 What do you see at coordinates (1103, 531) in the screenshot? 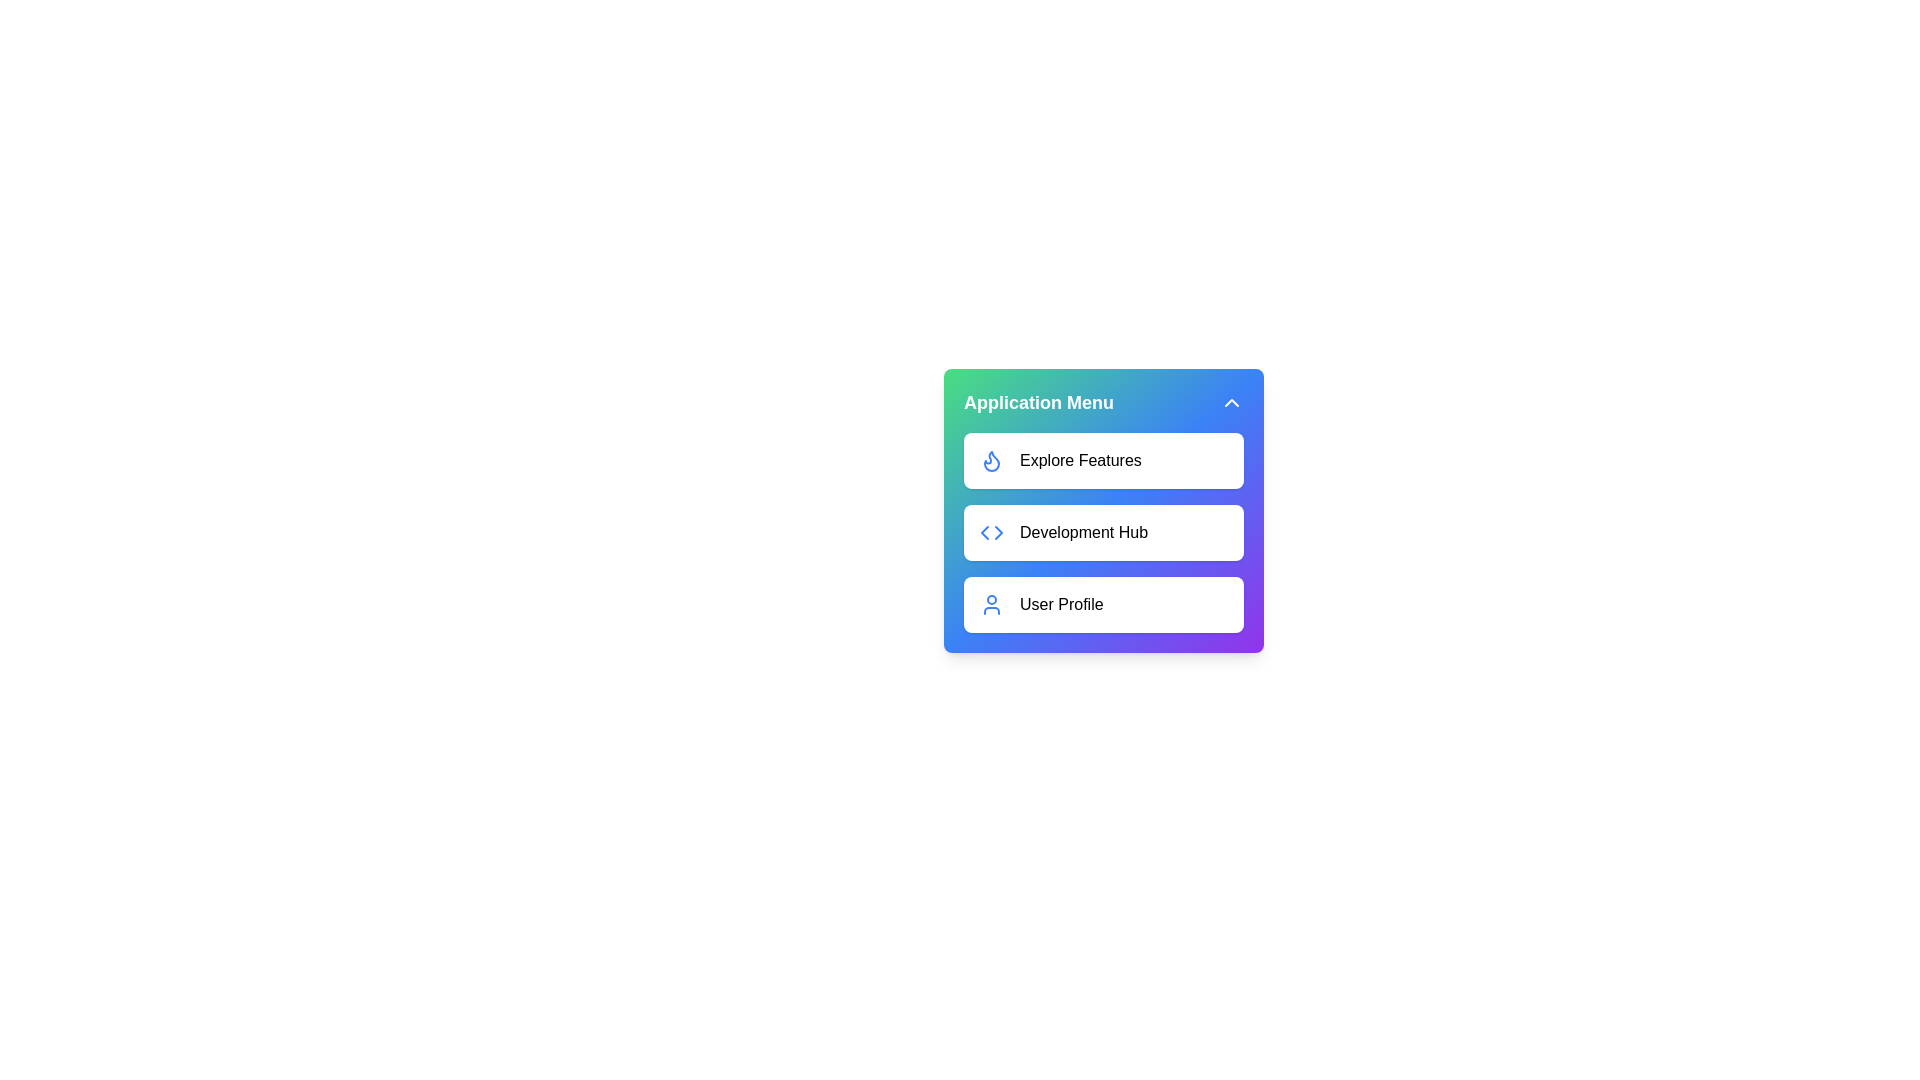
I see `the menu item labeled 'Development Hub' to observe its hover effect` at bounding box center [1103, 531].